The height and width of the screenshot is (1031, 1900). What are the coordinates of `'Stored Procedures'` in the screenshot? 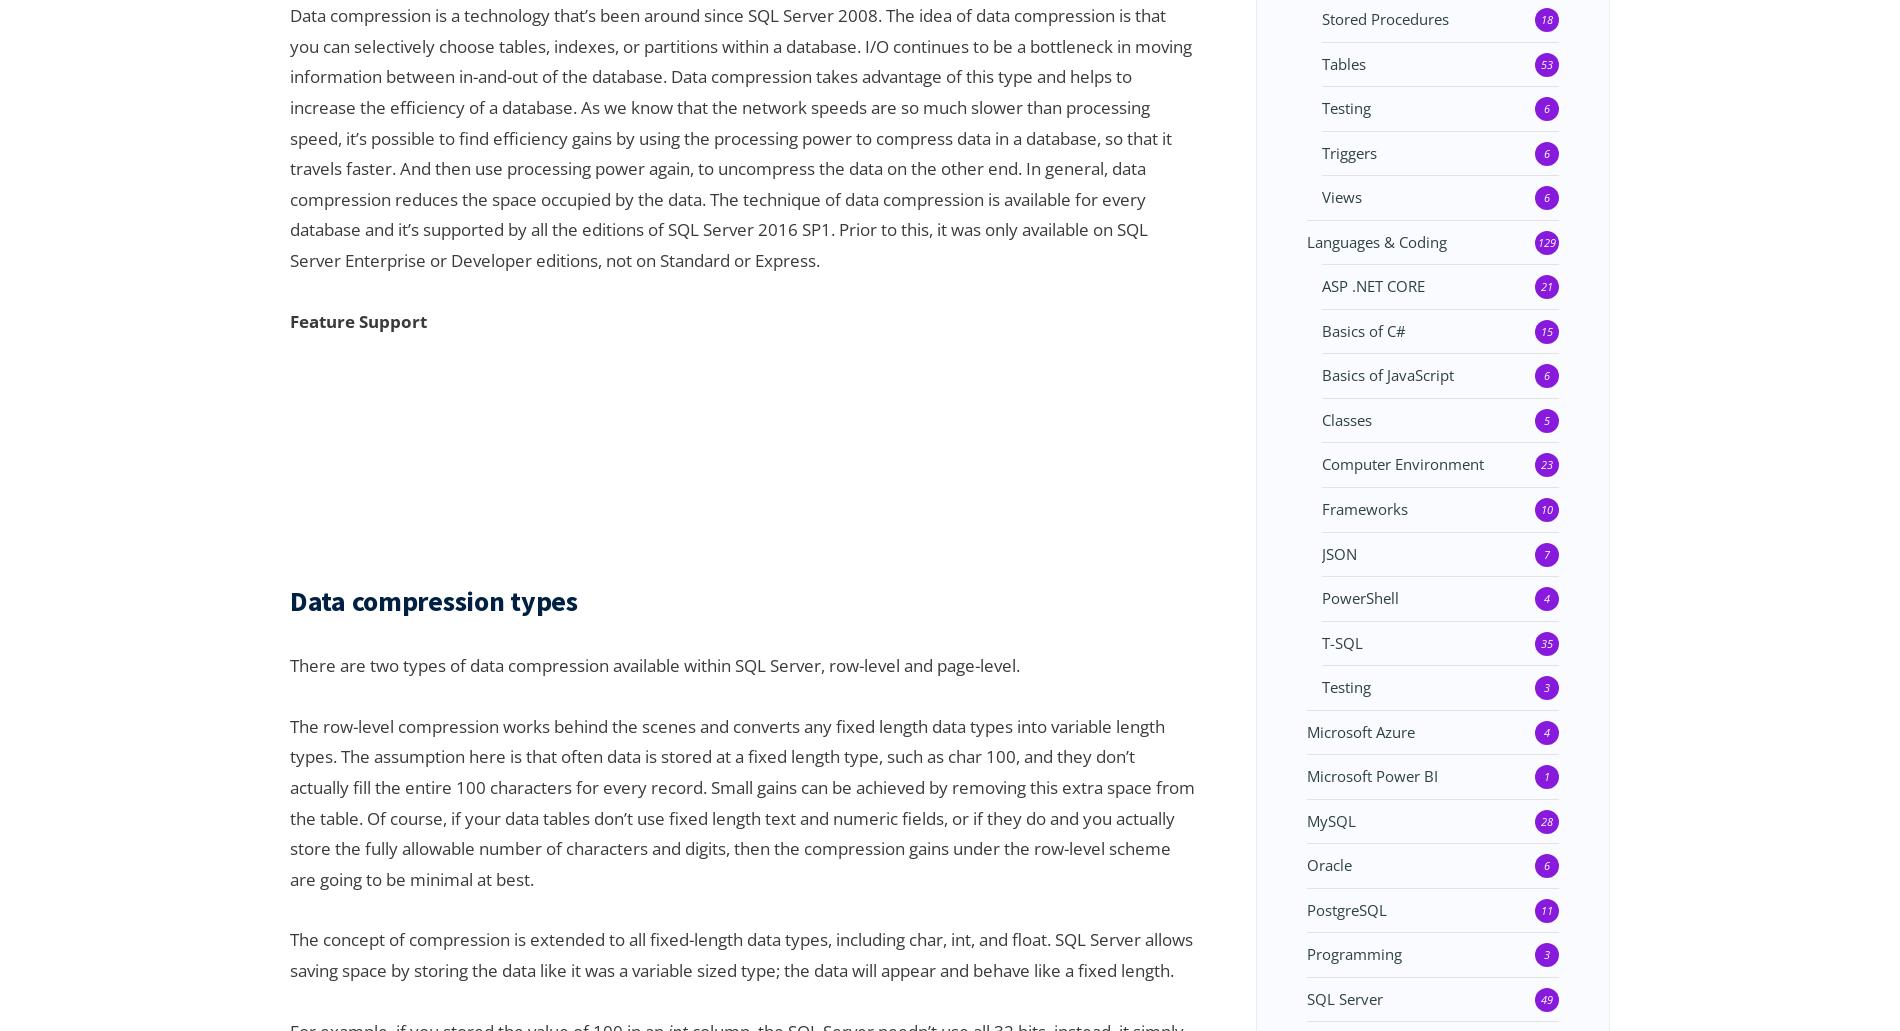 It's located at (1321, 18).